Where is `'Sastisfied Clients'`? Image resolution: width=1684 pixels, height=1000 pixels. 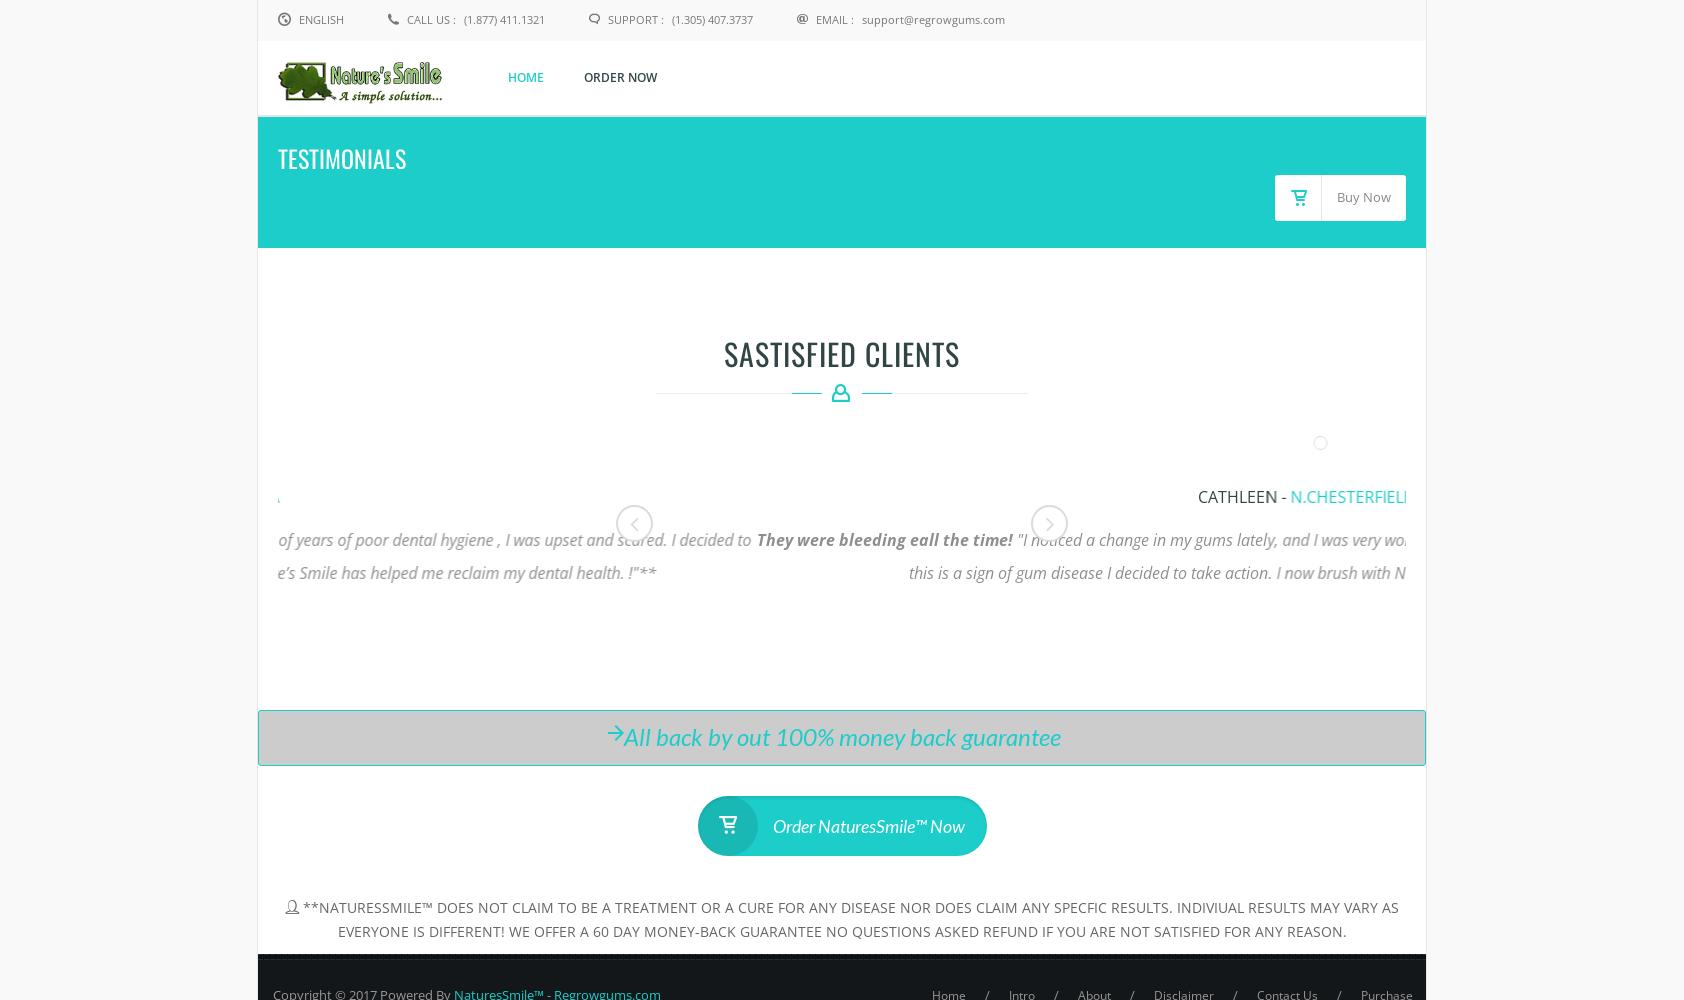
'Sastisfied Clients' is located at coordinates (723, 352).